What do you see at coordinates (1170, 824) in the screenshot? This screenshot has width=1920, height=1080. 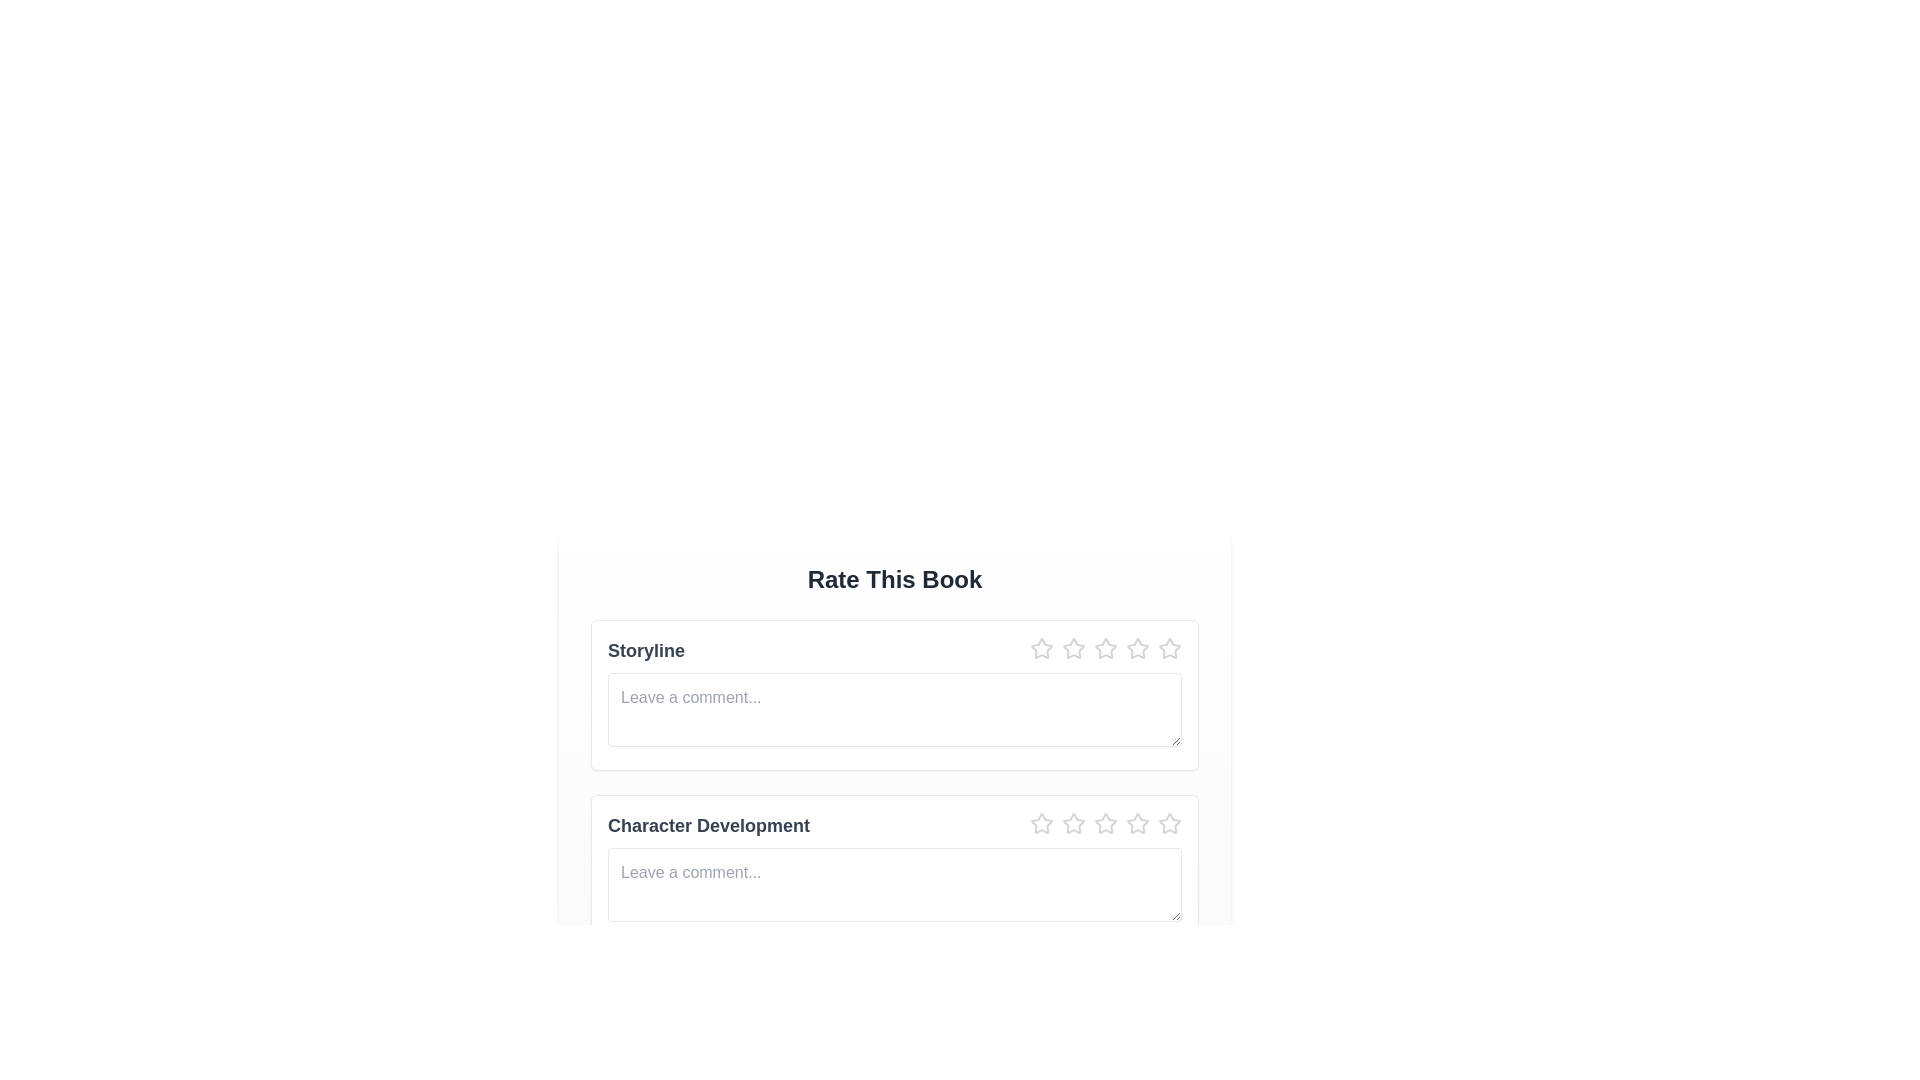 I see `the sixth star icon` at bounding box center [1170, 824].